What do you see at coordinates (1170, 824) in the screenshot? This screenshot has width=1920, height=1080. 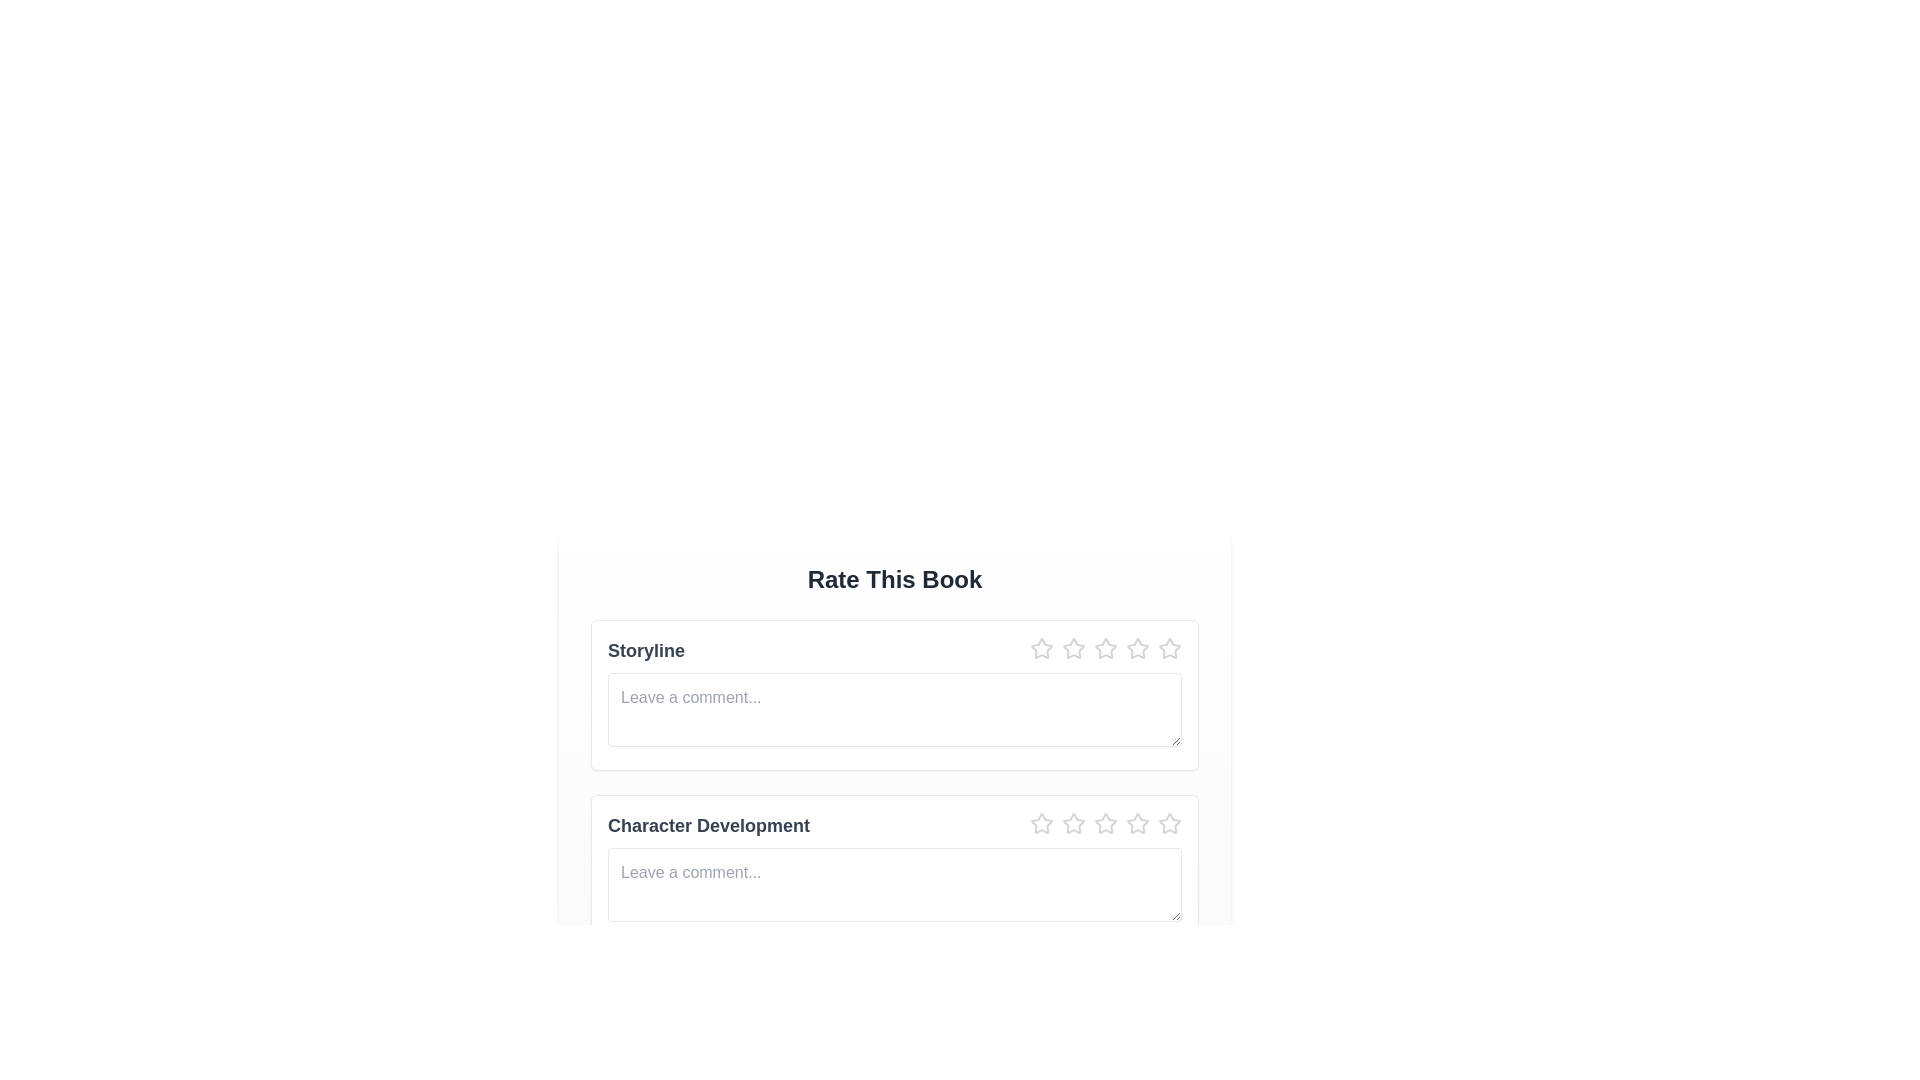 I see `the sixth star icon` at bounding box center [1170, 824].